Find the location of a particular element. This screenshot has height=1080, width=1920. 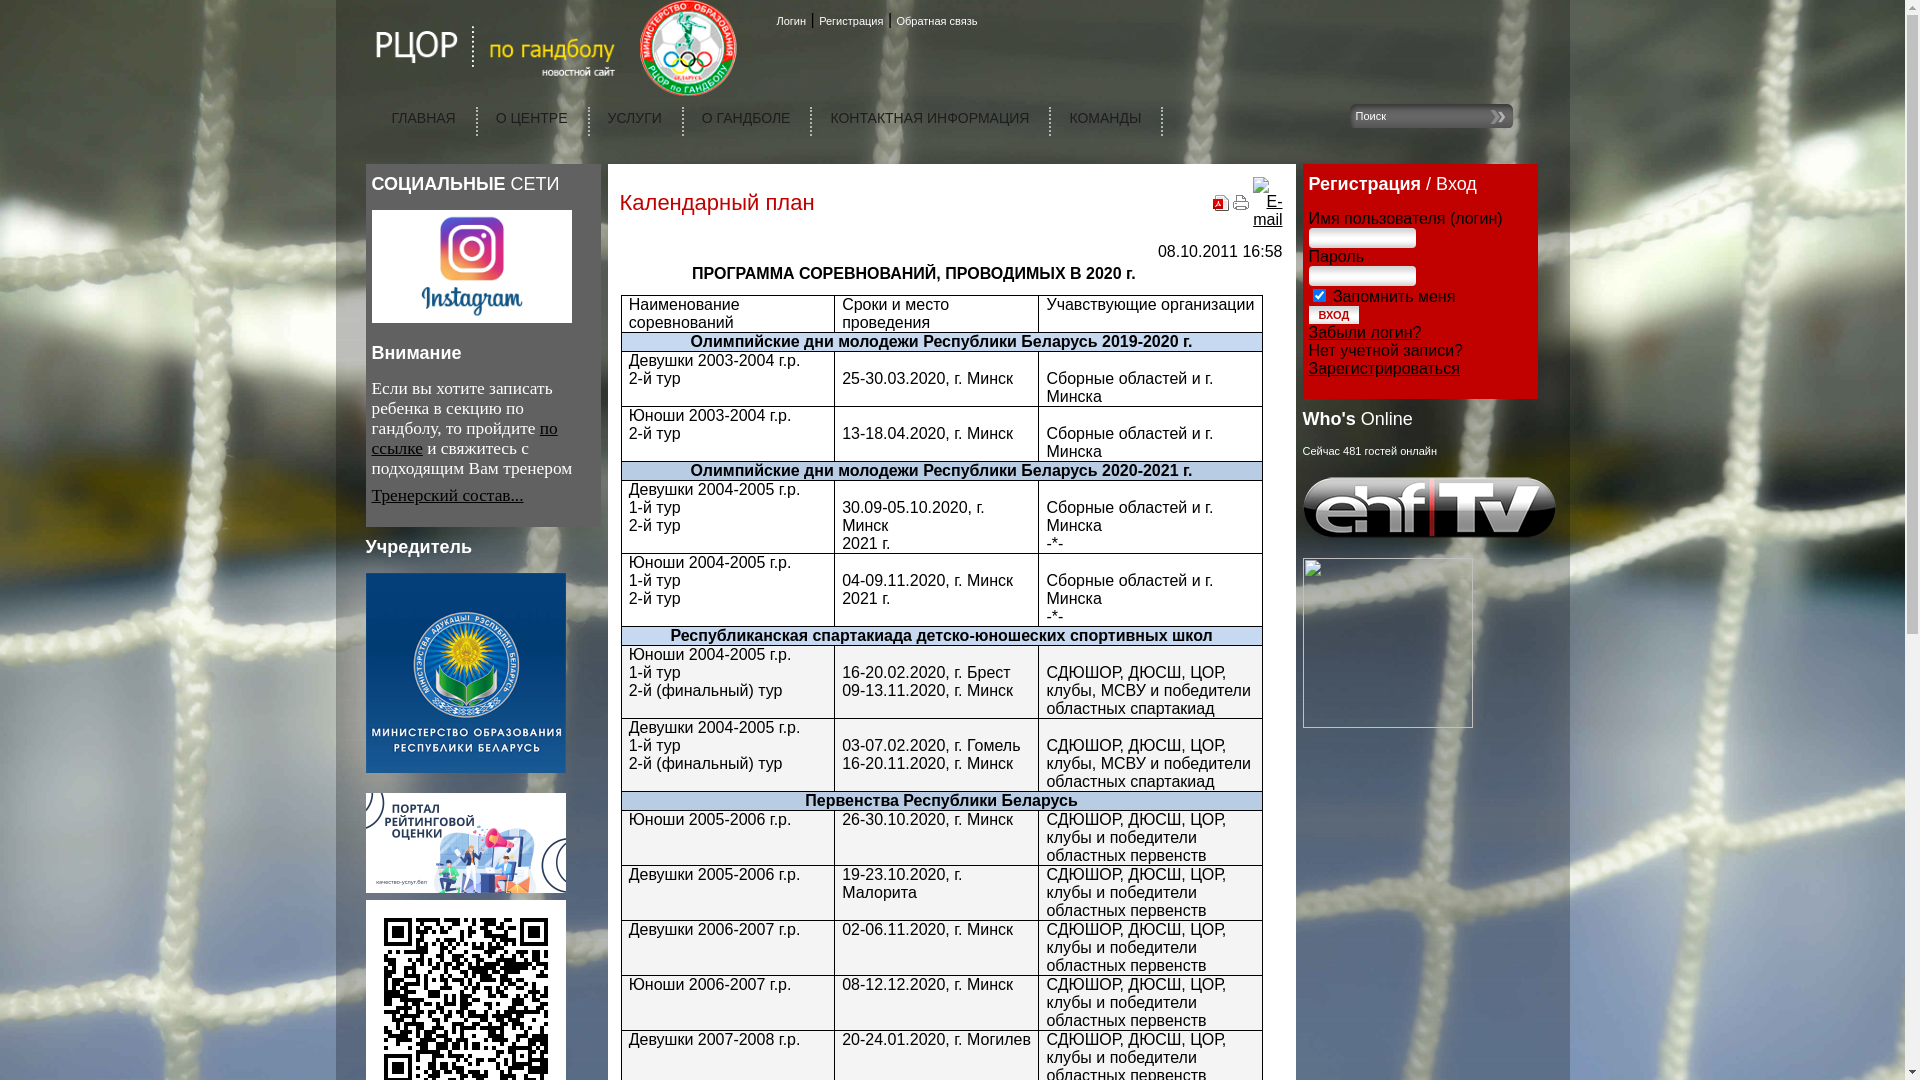

'E-mail' is located at coordinates (1266, 219).